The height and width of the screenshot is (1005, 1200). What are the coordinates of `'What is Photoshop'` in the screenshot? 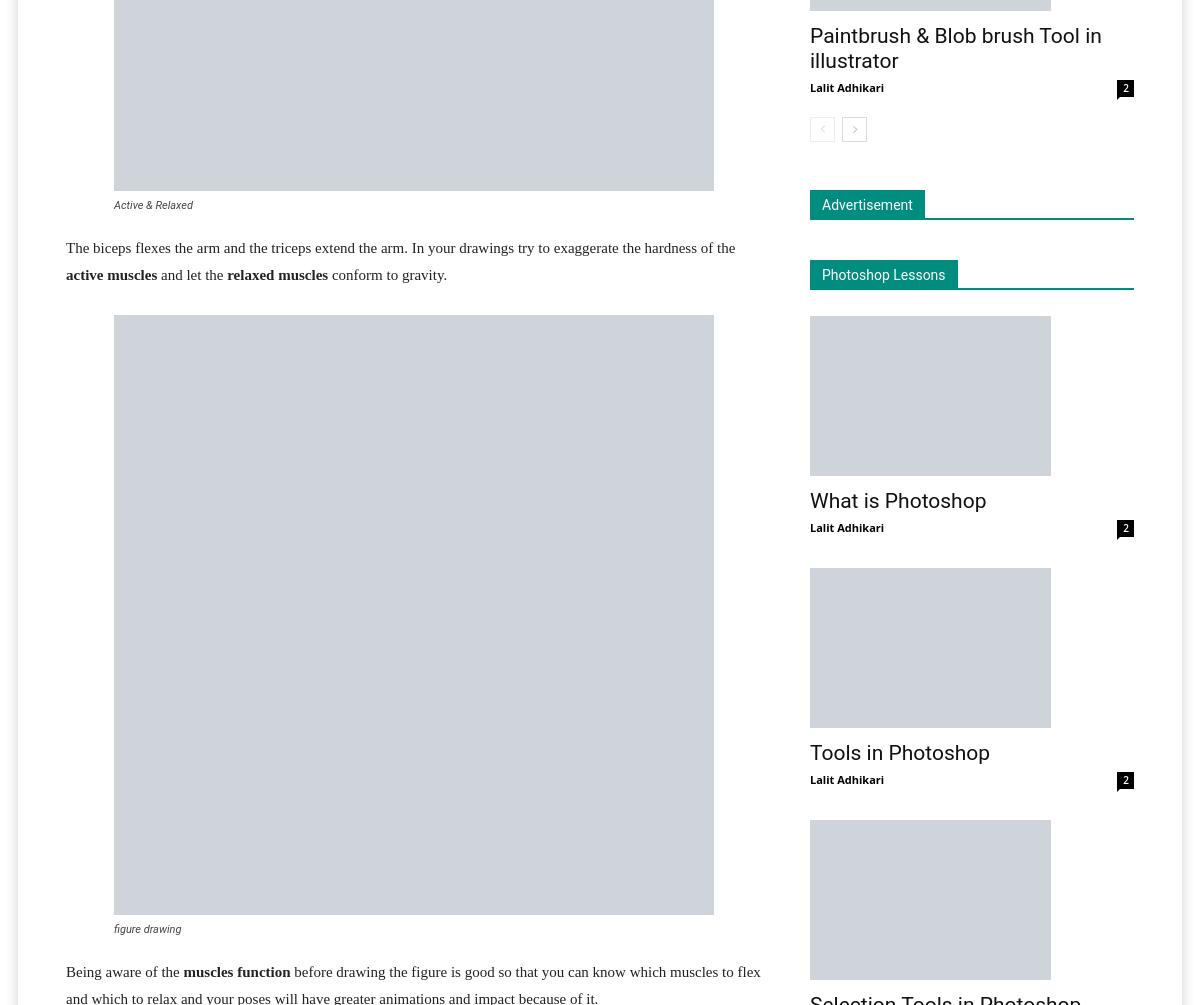 It's located at (896, 500).